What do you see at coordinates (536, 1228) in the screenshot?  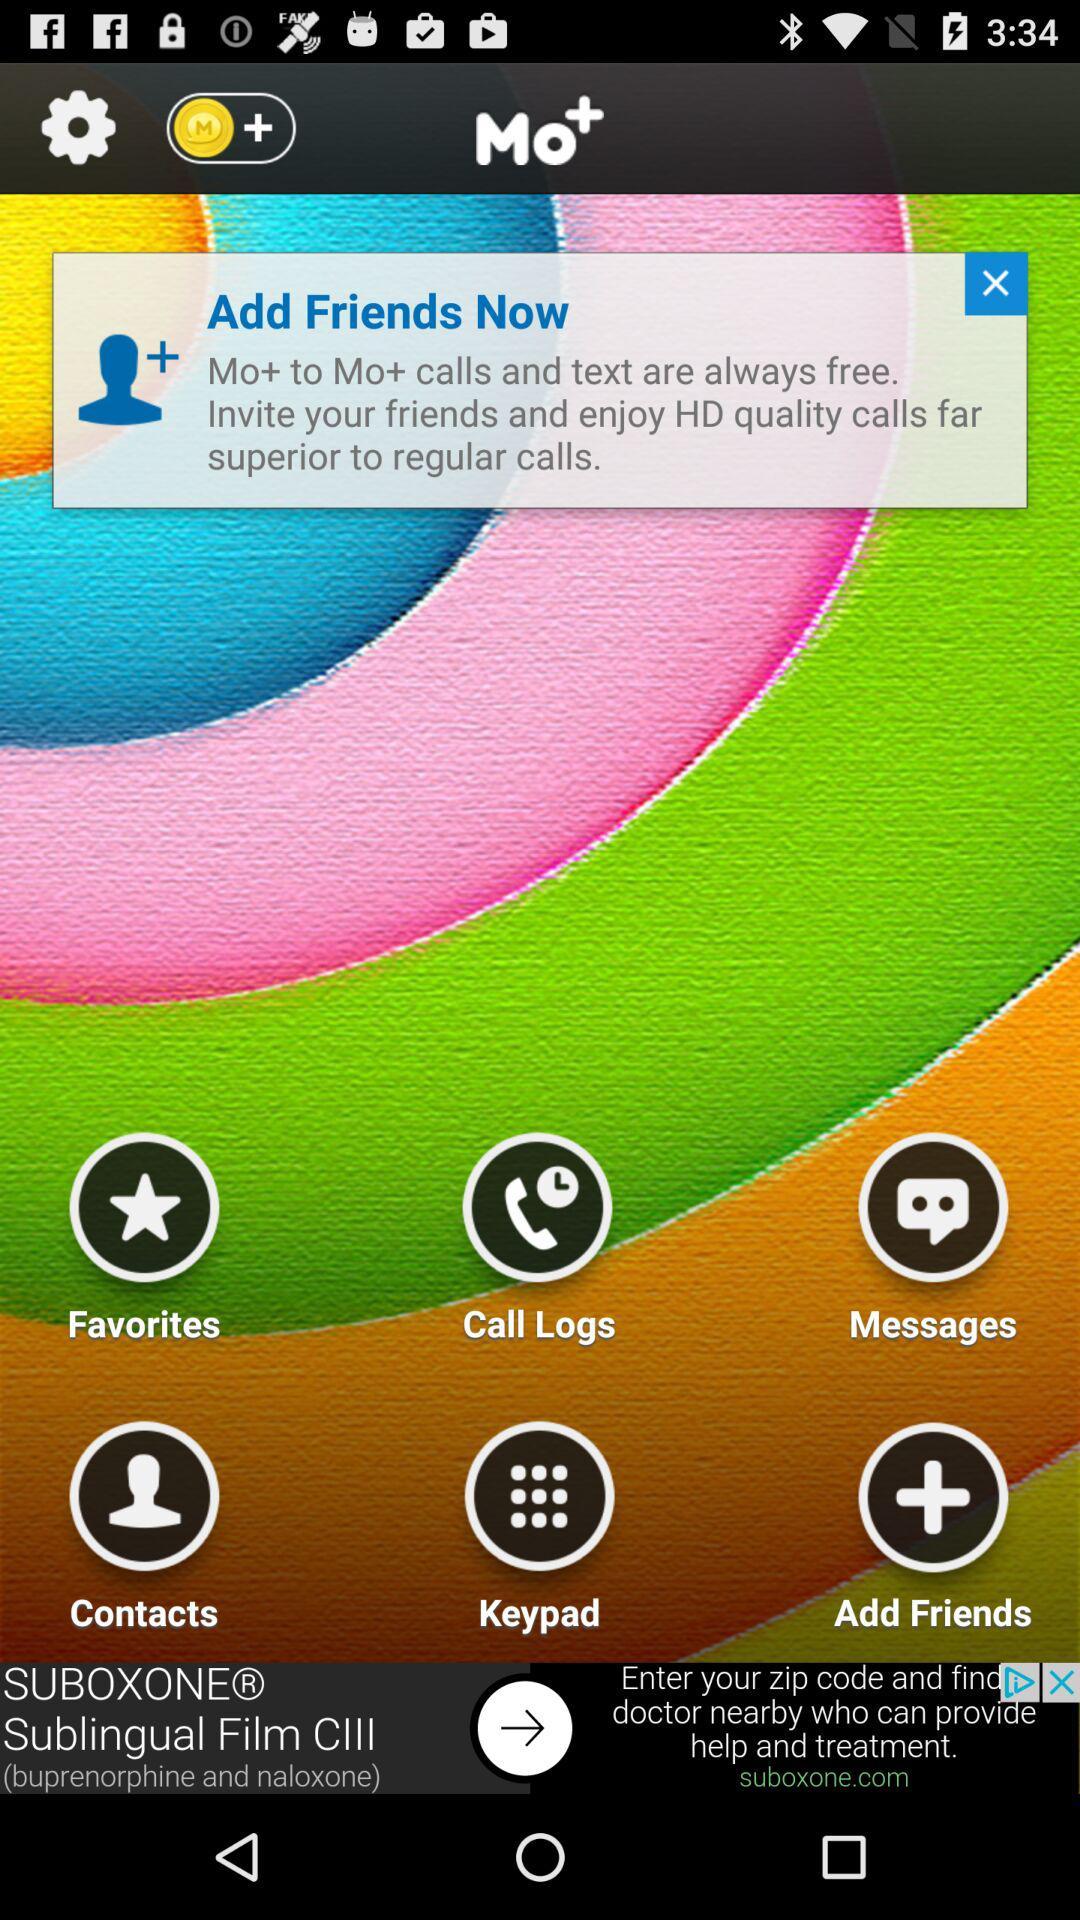 I see `open the call logs page` at bounding box center [536, 1228].